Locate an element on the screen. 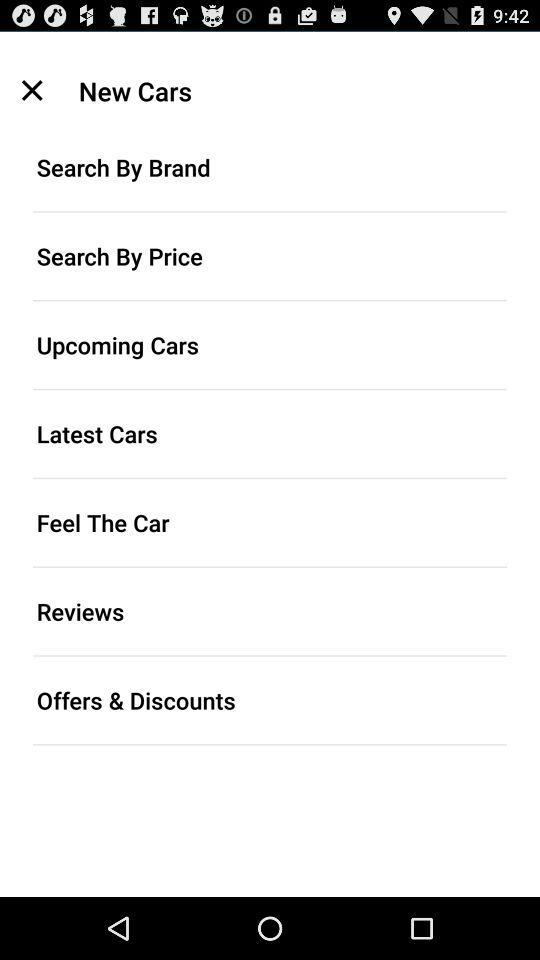  the icon above search by brand icon is located at coordinates (31, 90).